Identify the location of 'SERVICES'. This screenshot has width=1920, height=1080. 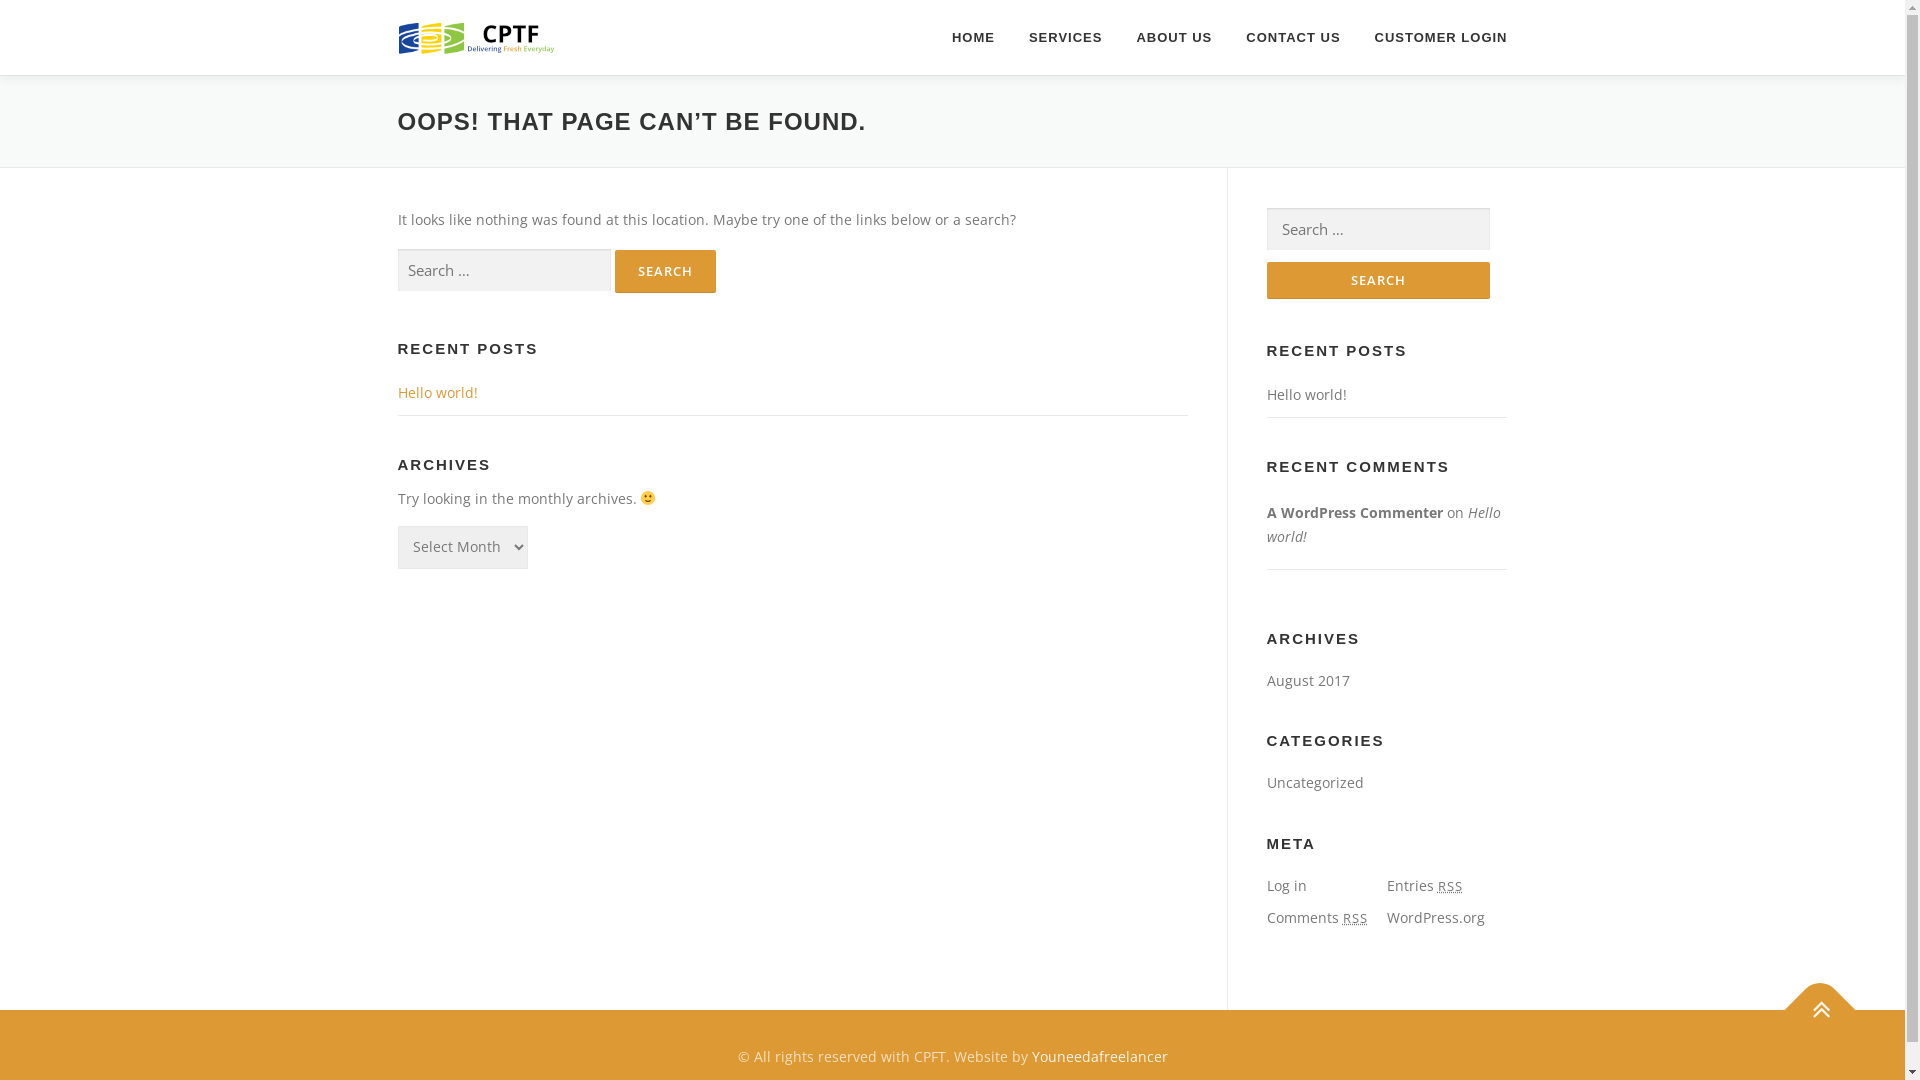
(1064, 37).